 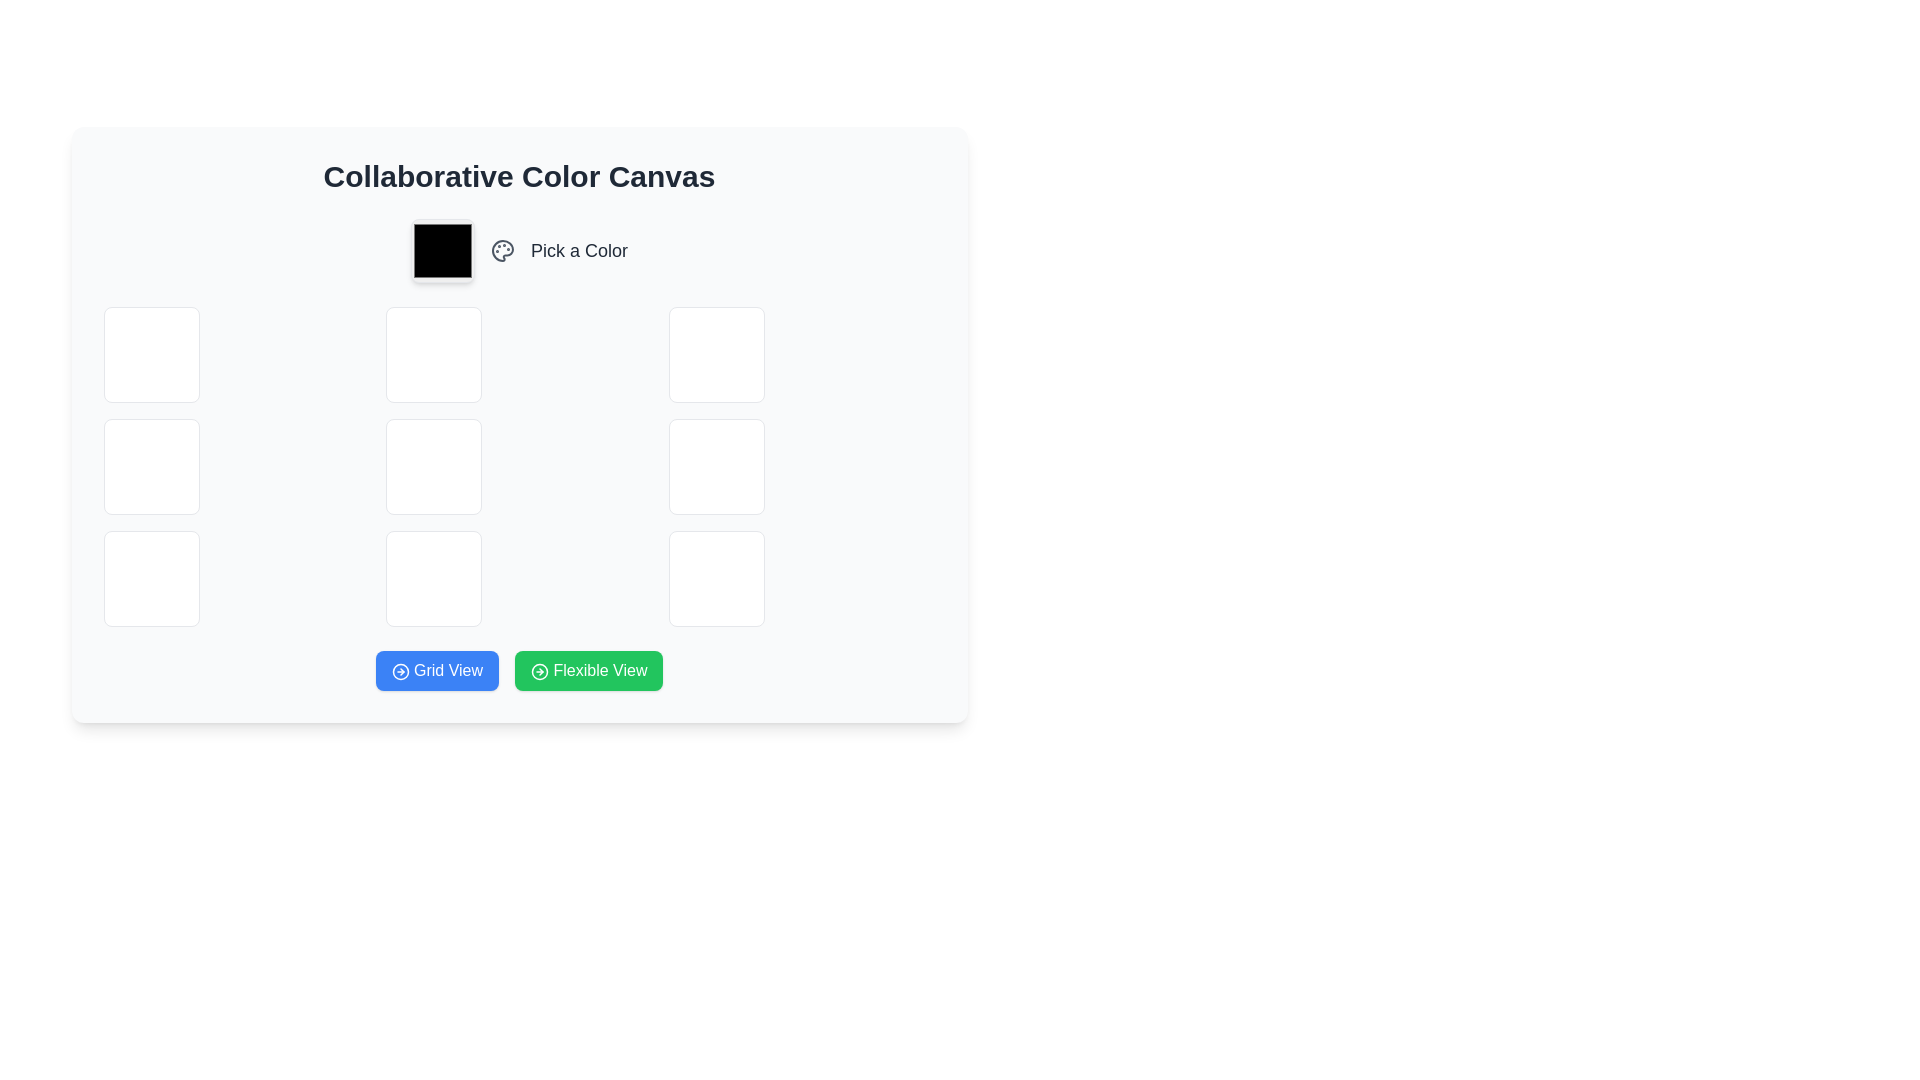 What do you see at coordinates (716, 578) in the screenshot?
I see `the grid cell component located` at bounding box center [716, 578].